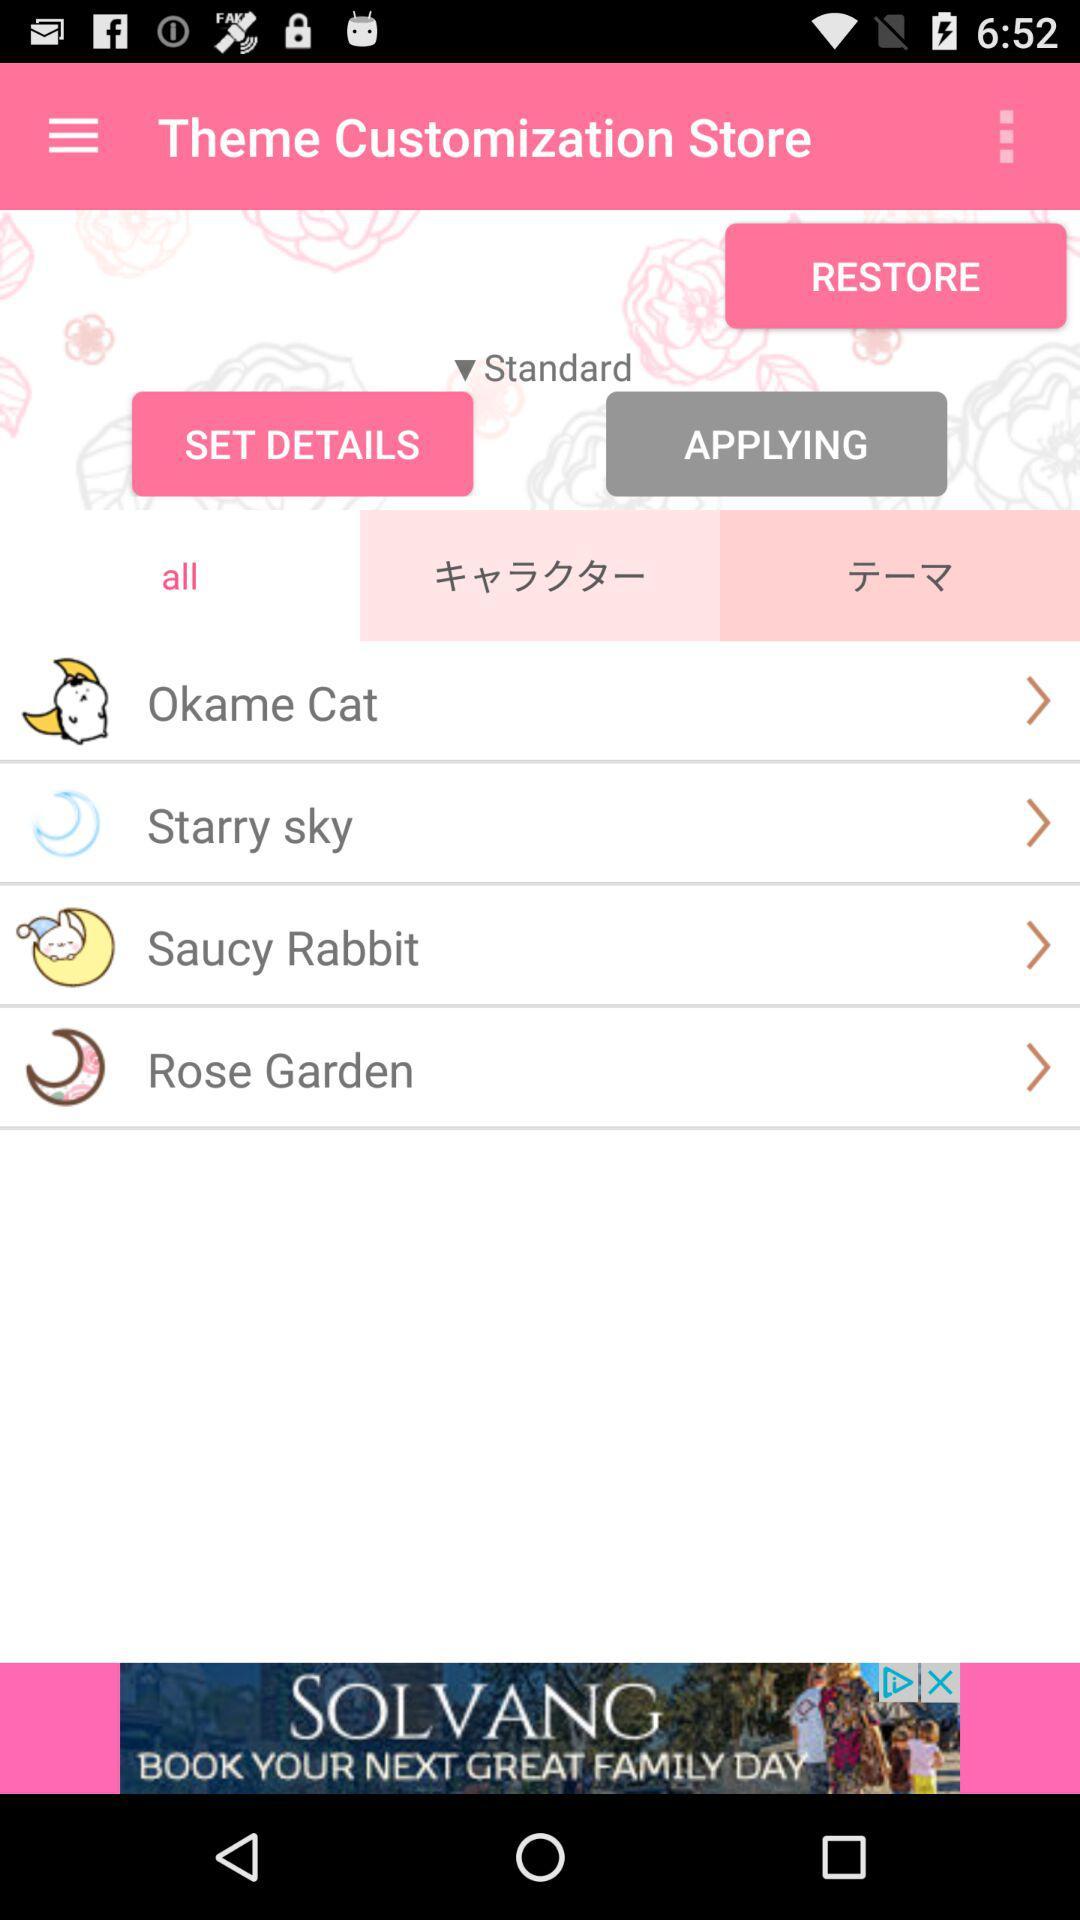  What do you see at coordinates (540, 1727) in the screenshot?
I see `advertisement image` at bounding box center [540, 1727].